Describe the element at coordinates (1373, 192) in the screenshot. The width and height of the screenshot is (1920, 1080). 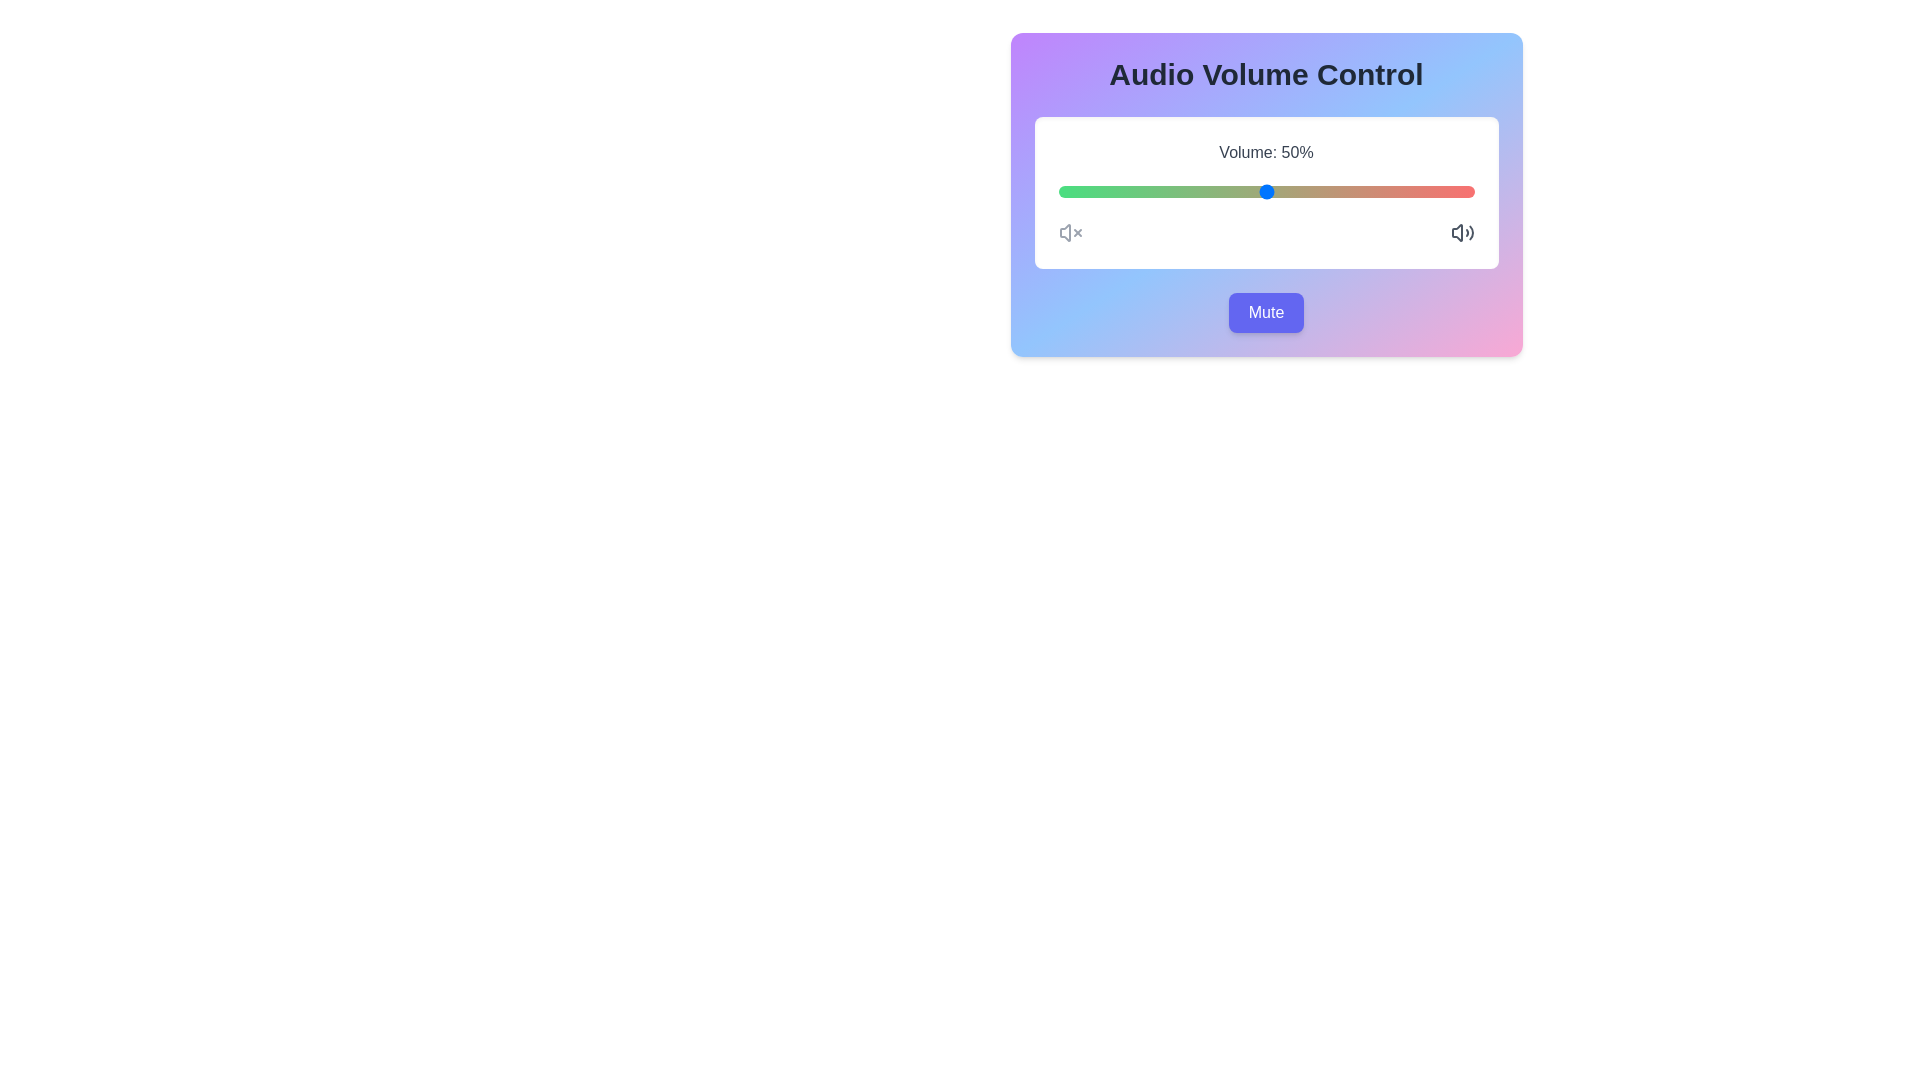
I see `the volume slider to 76%` at that location.